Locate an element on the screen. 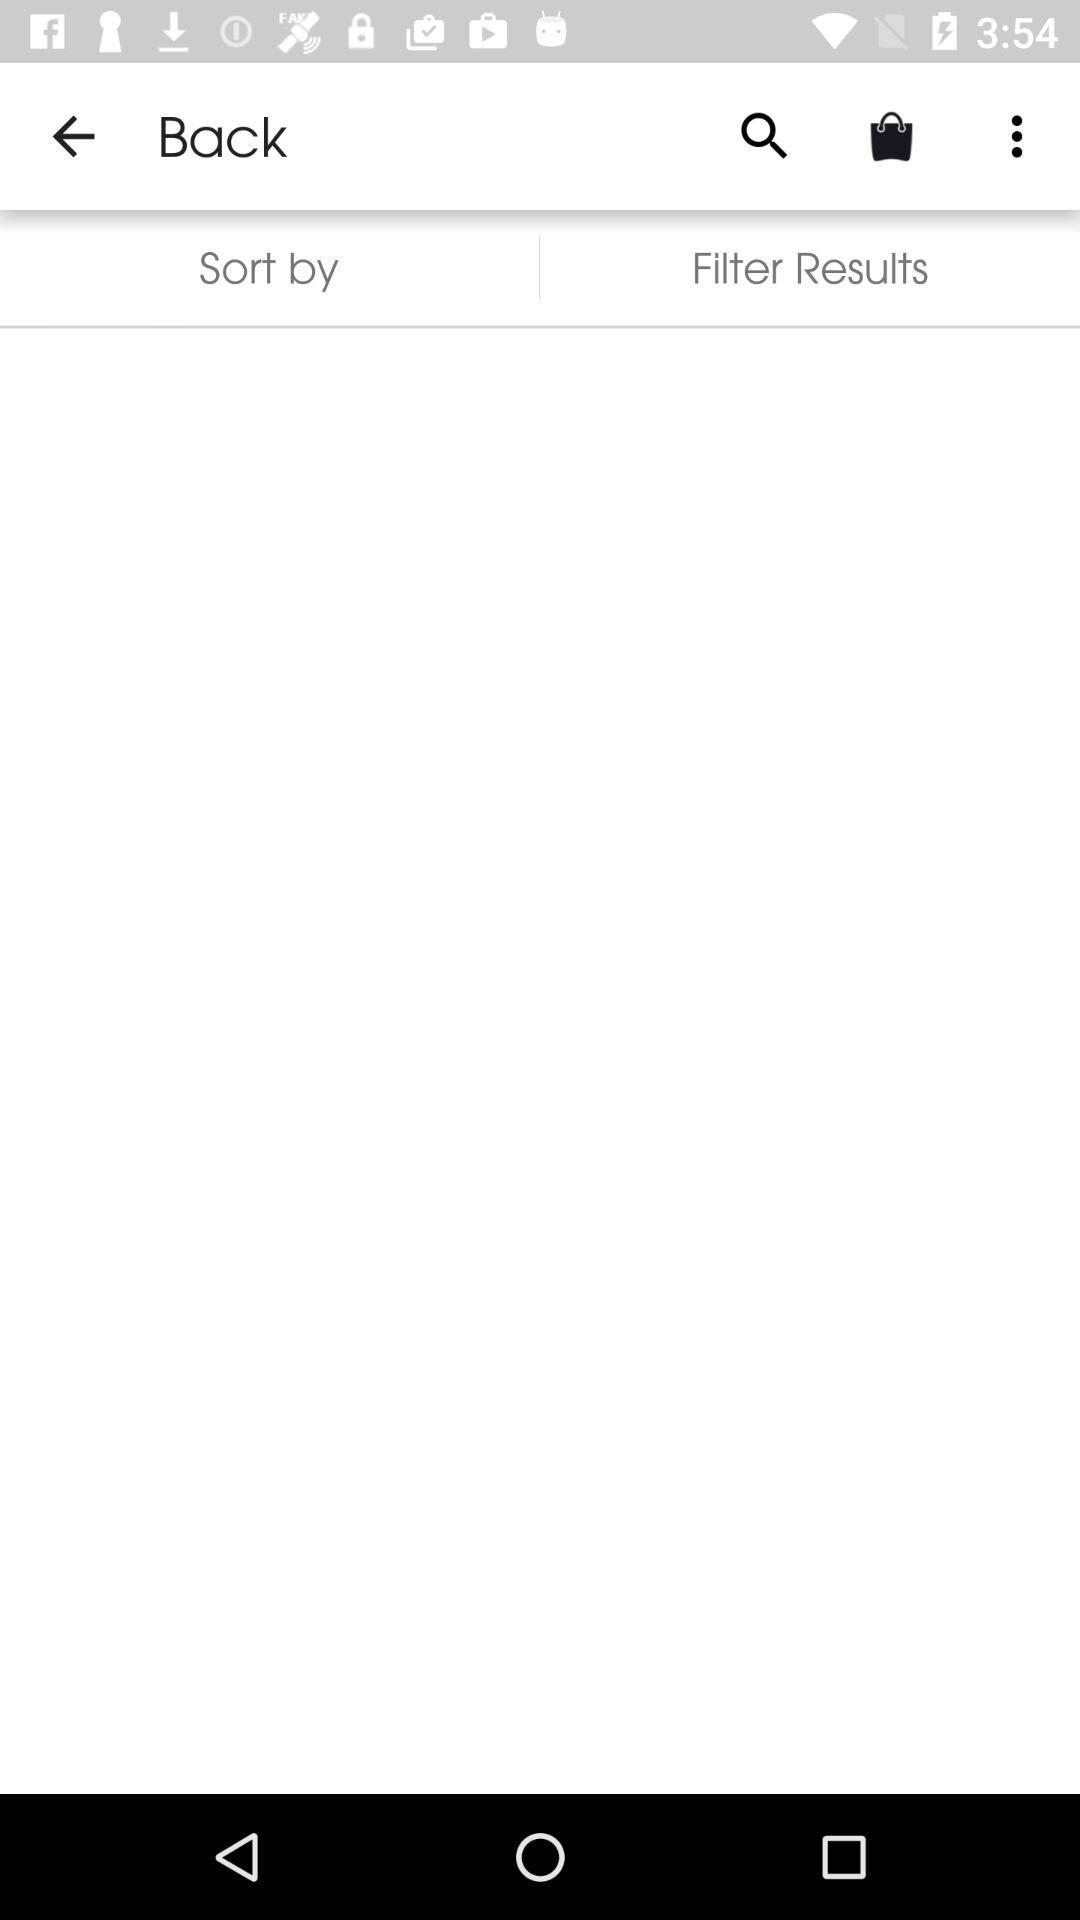  the item above the filter results item is located at coordinates (764, 135).